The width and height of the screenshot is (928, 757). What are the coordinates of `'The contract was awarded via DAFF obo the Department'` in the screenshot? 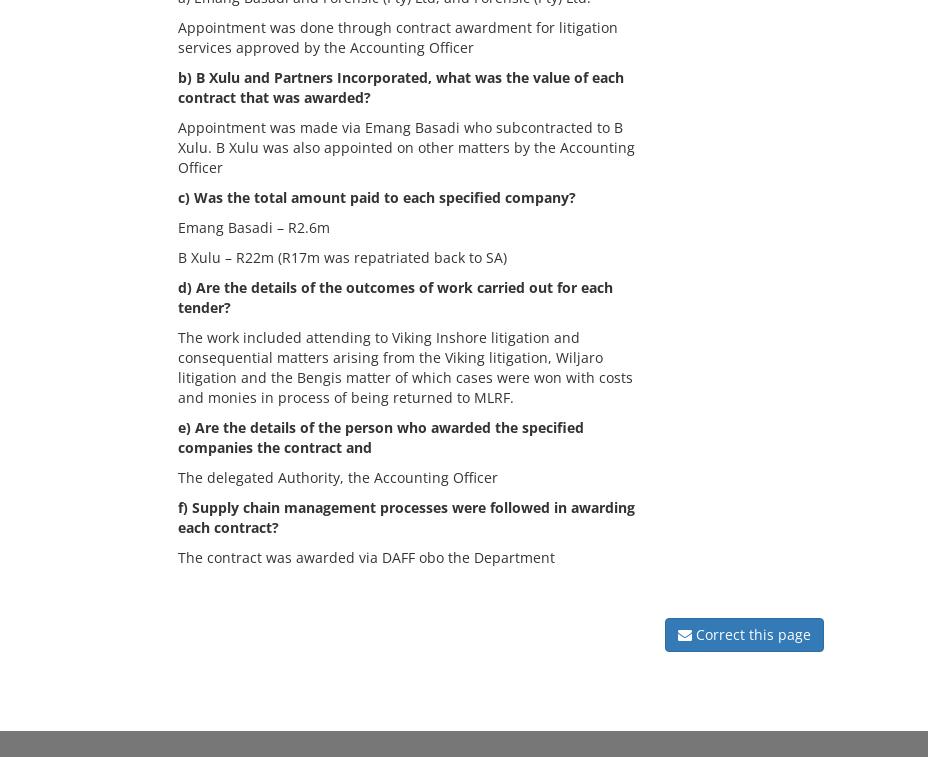 It's located at (374, 556).